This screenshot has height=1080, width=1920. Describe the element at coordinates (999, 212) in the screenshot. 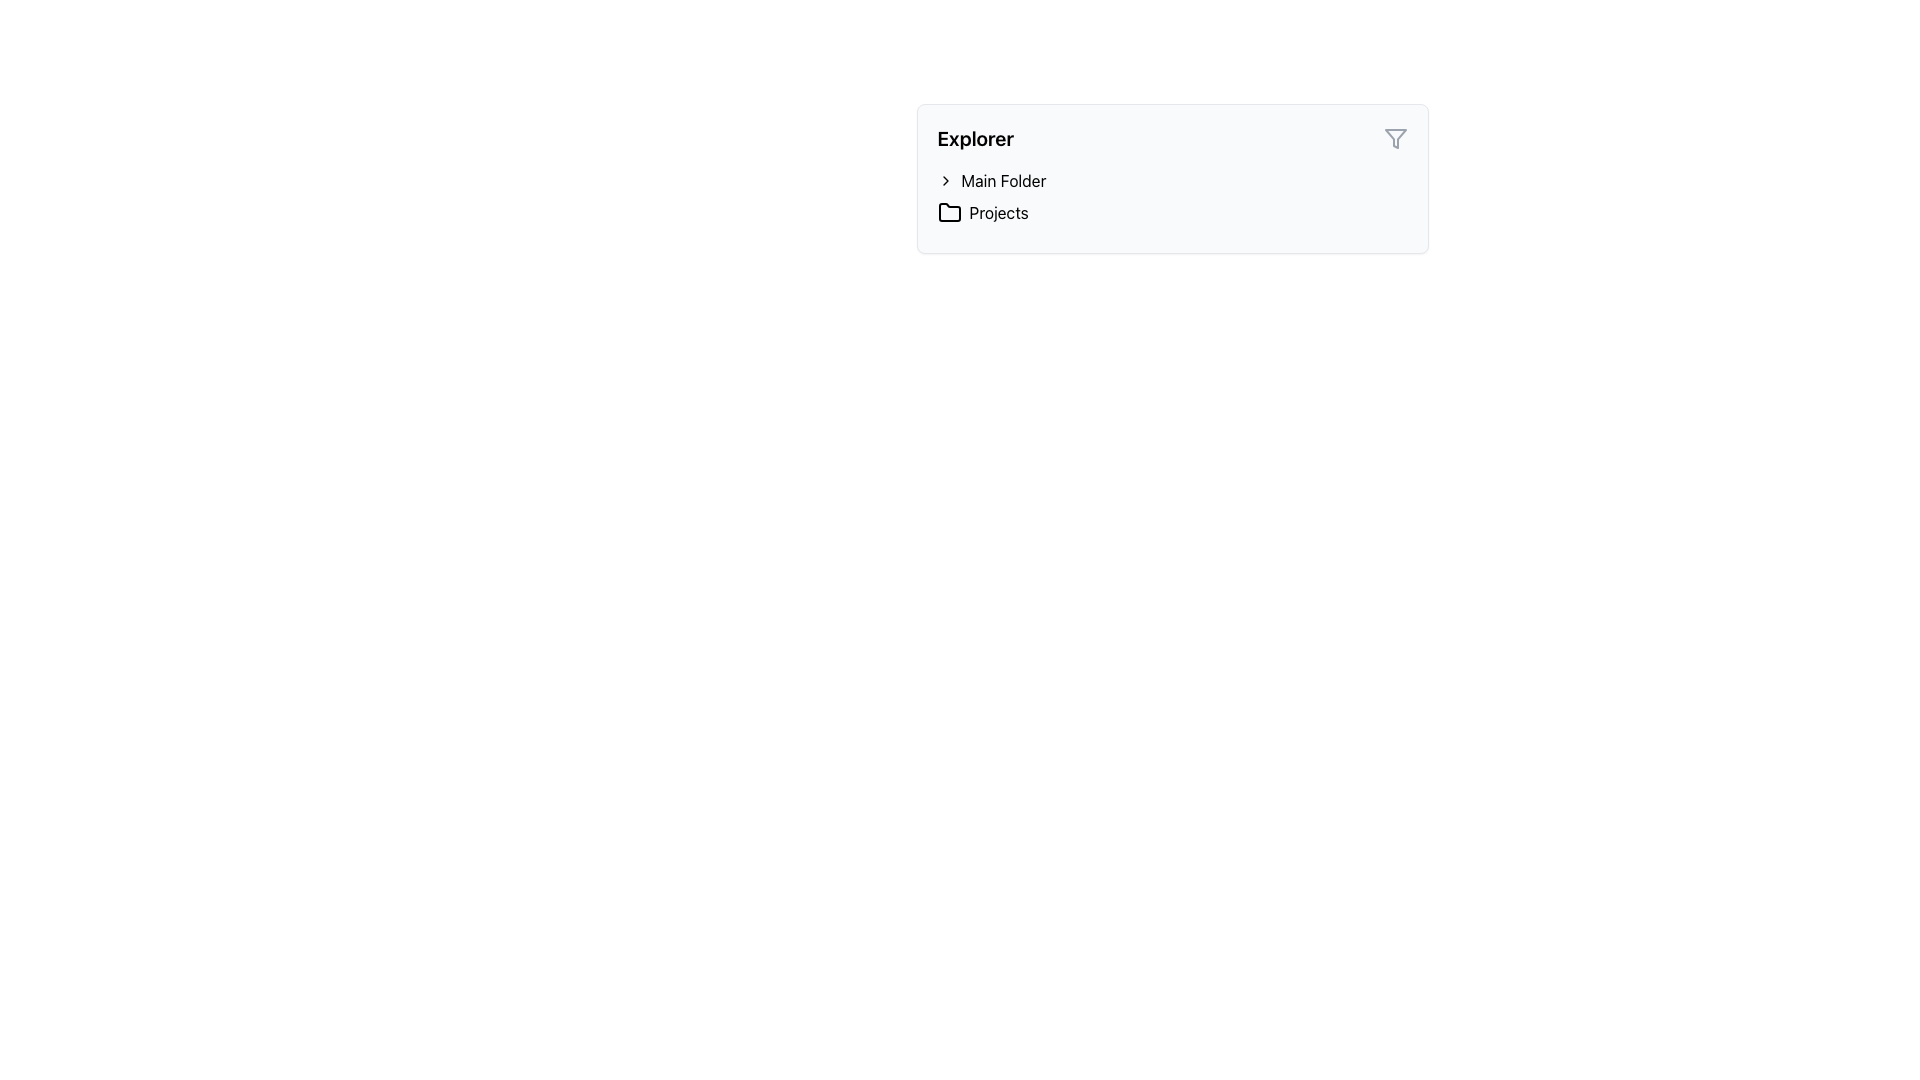

I see `the 'Projects' text label located in the top-right section of the explorer panel` at that location.